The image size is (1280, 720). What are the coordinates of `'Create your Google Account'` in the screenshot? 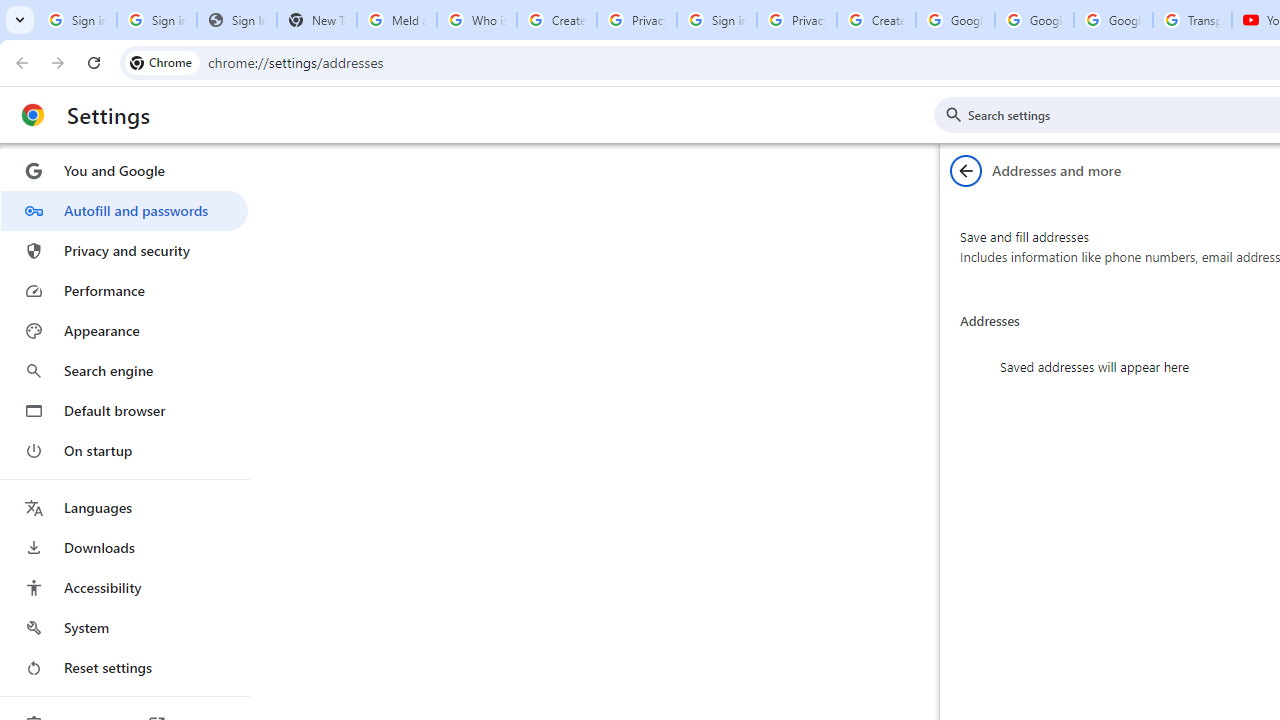 It's located at (876, 20).